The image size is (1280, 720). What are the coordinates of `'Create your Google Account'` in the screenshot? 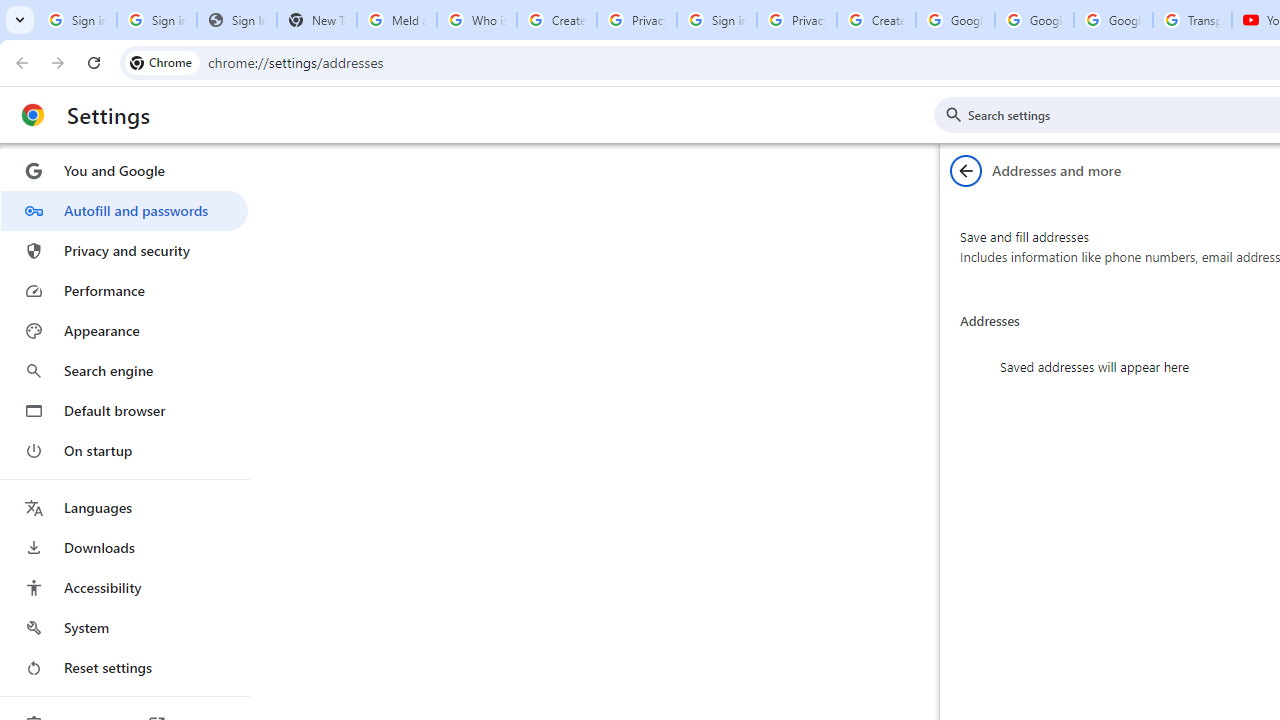 It's located at (876, 20).